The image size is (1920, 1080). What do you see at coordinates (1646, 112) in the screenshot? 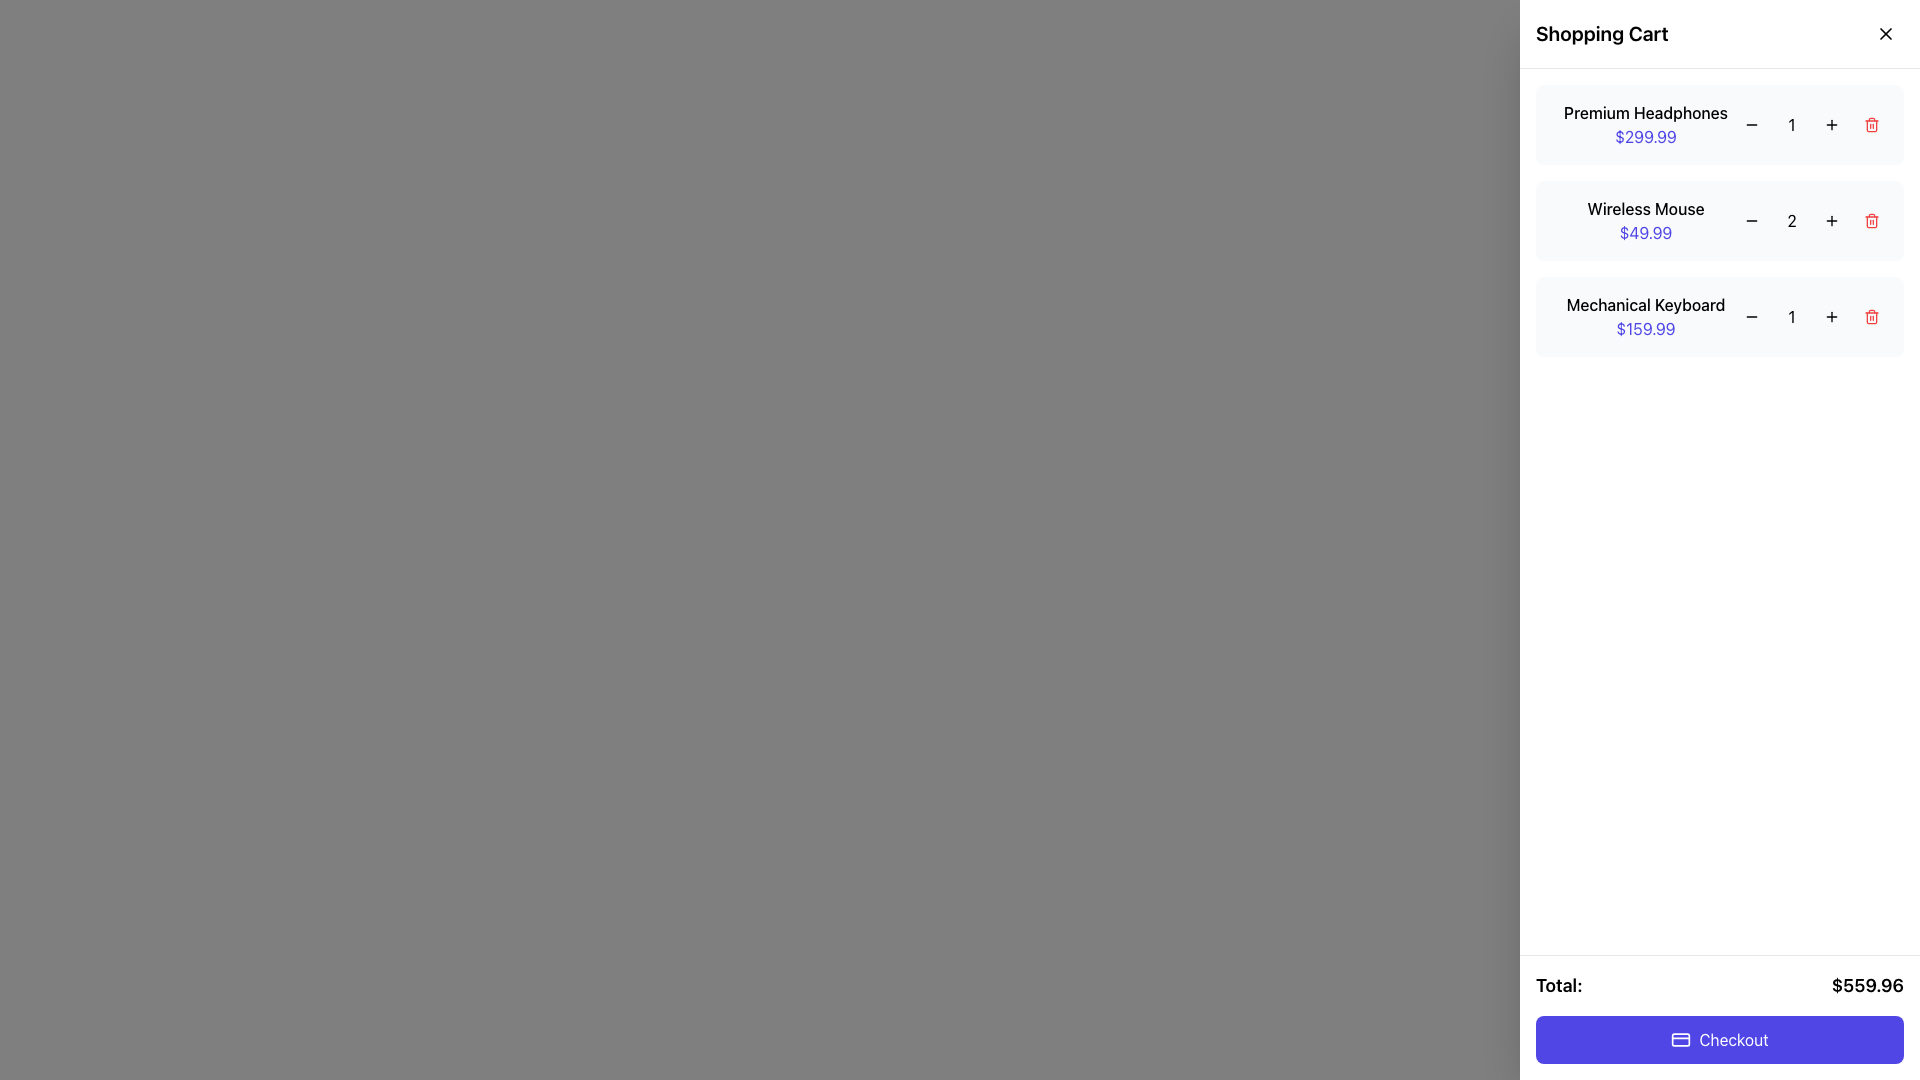
I see `the product title text label located at the topmost product listing in the shopping cart, which is immediately above the price text '$299.99'` at bounding box center [1646, 112].